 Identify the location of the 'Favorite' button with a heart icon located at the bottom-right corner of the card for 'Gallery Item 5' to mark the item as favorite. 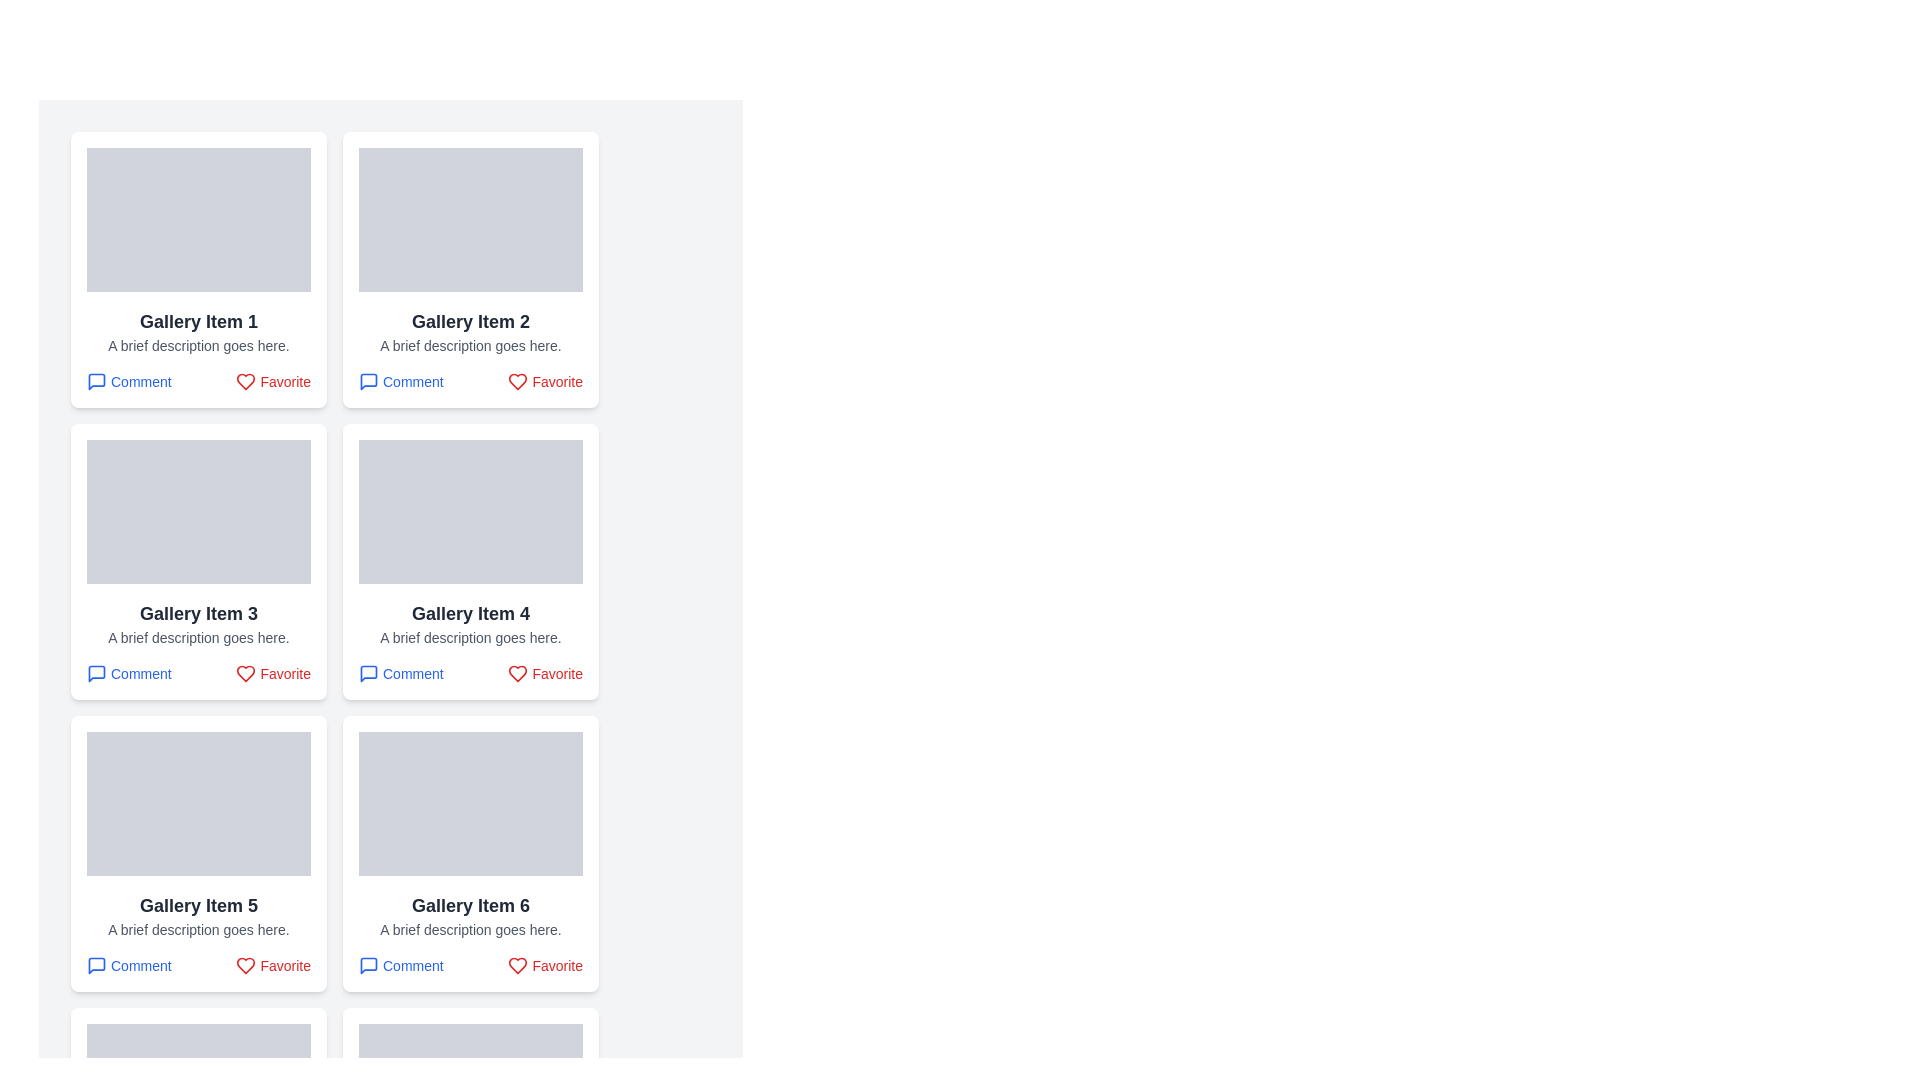
(272, 964).